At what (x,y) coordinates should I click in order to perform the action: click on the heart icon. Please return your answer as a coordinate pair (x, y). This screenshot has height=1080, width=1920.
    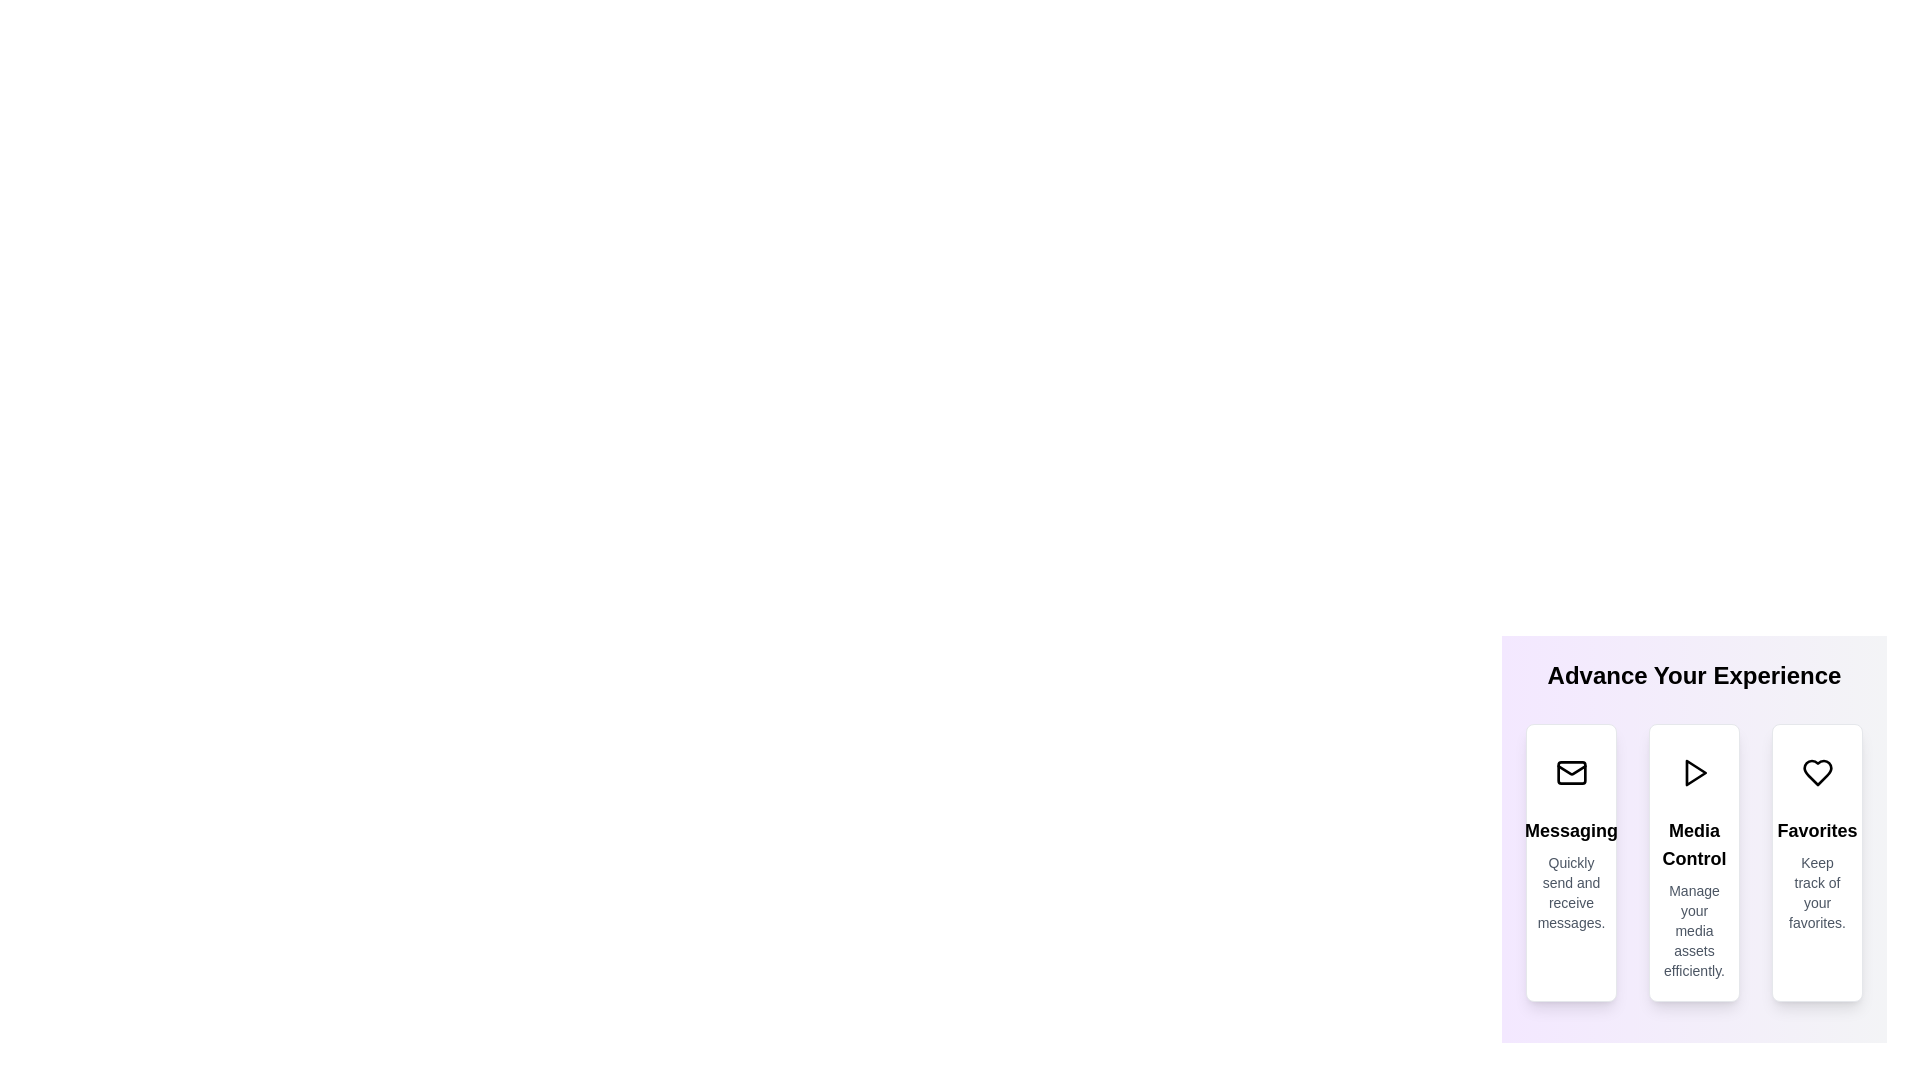
    Looking at the image, I should click on (1817, 771).